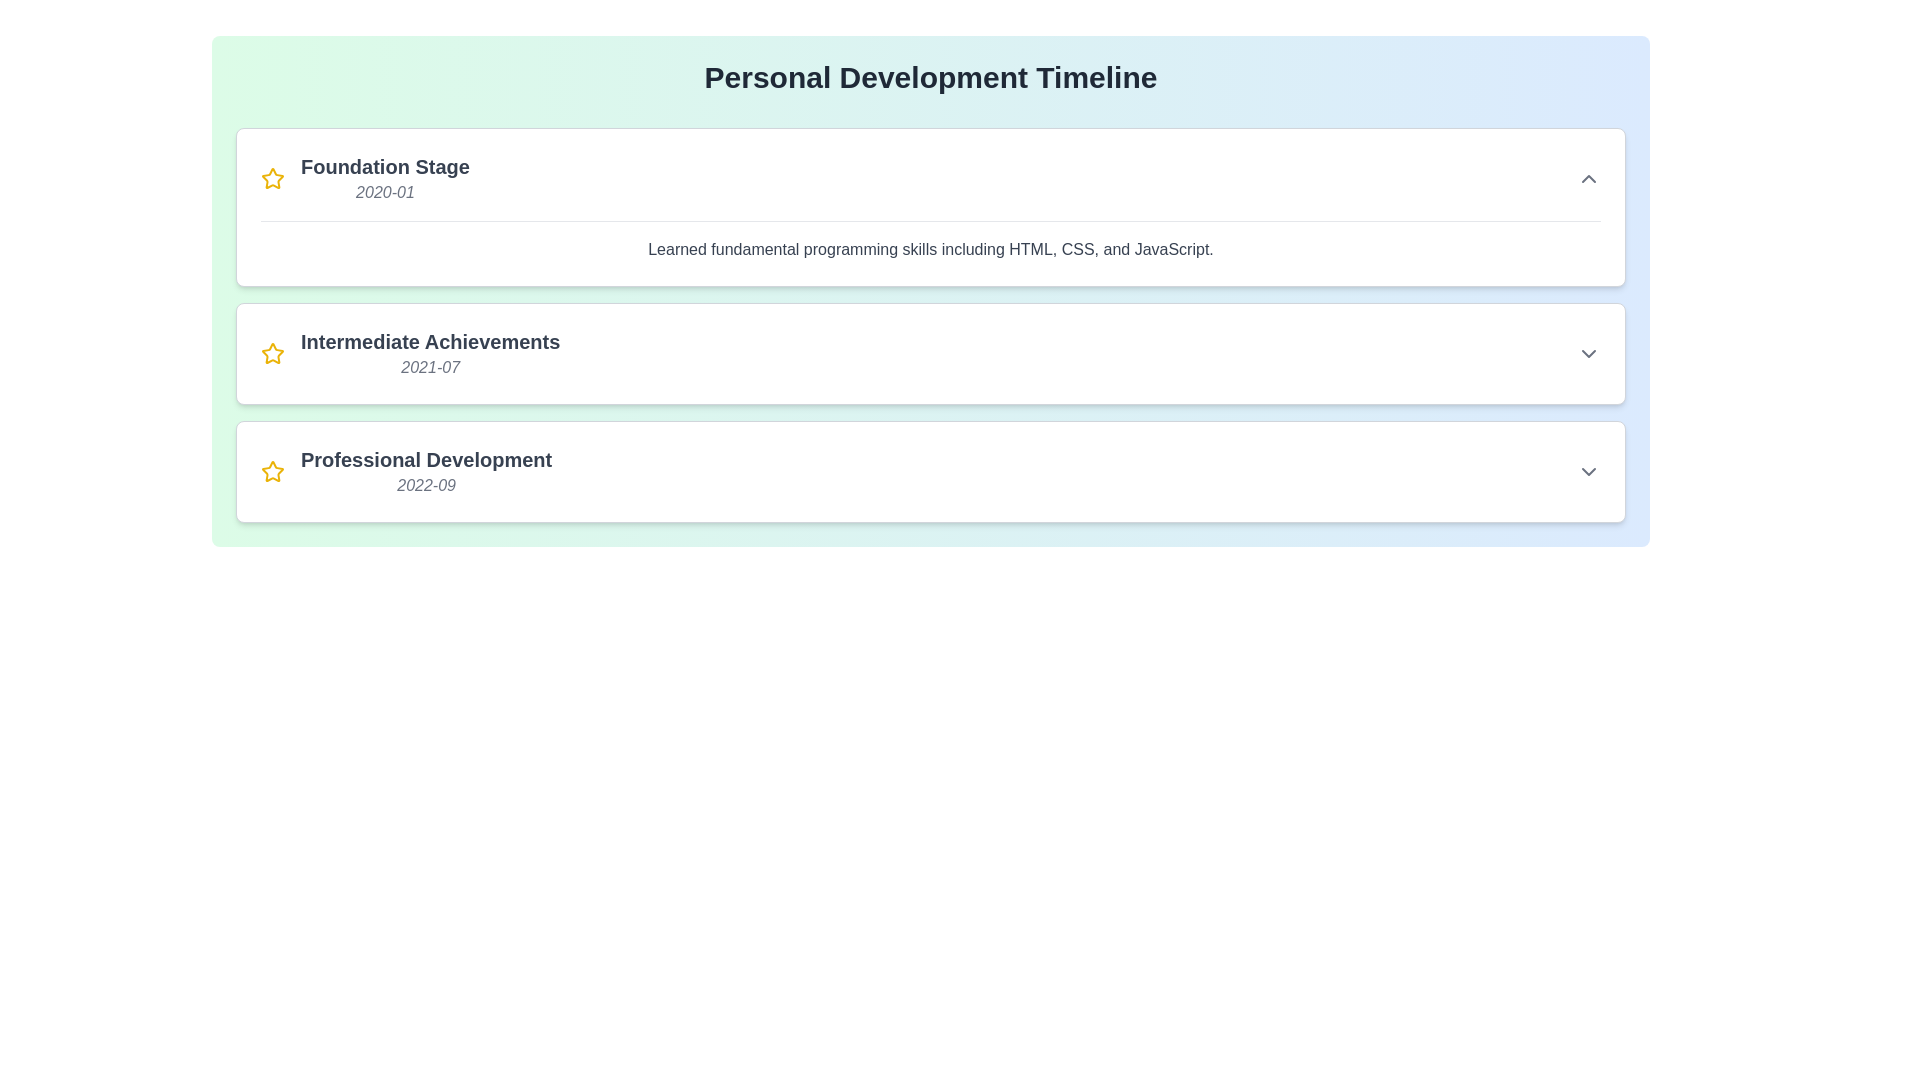 The width and height of the screenshot is (1920, 1080). What do you see at coordinates (272, 471) in the screenshot?
I see `the star icon with a yellow outline located to the left of the 'Professional Development' title in the 'Personal Development Timeline' section` at bounding box center [272, 471].